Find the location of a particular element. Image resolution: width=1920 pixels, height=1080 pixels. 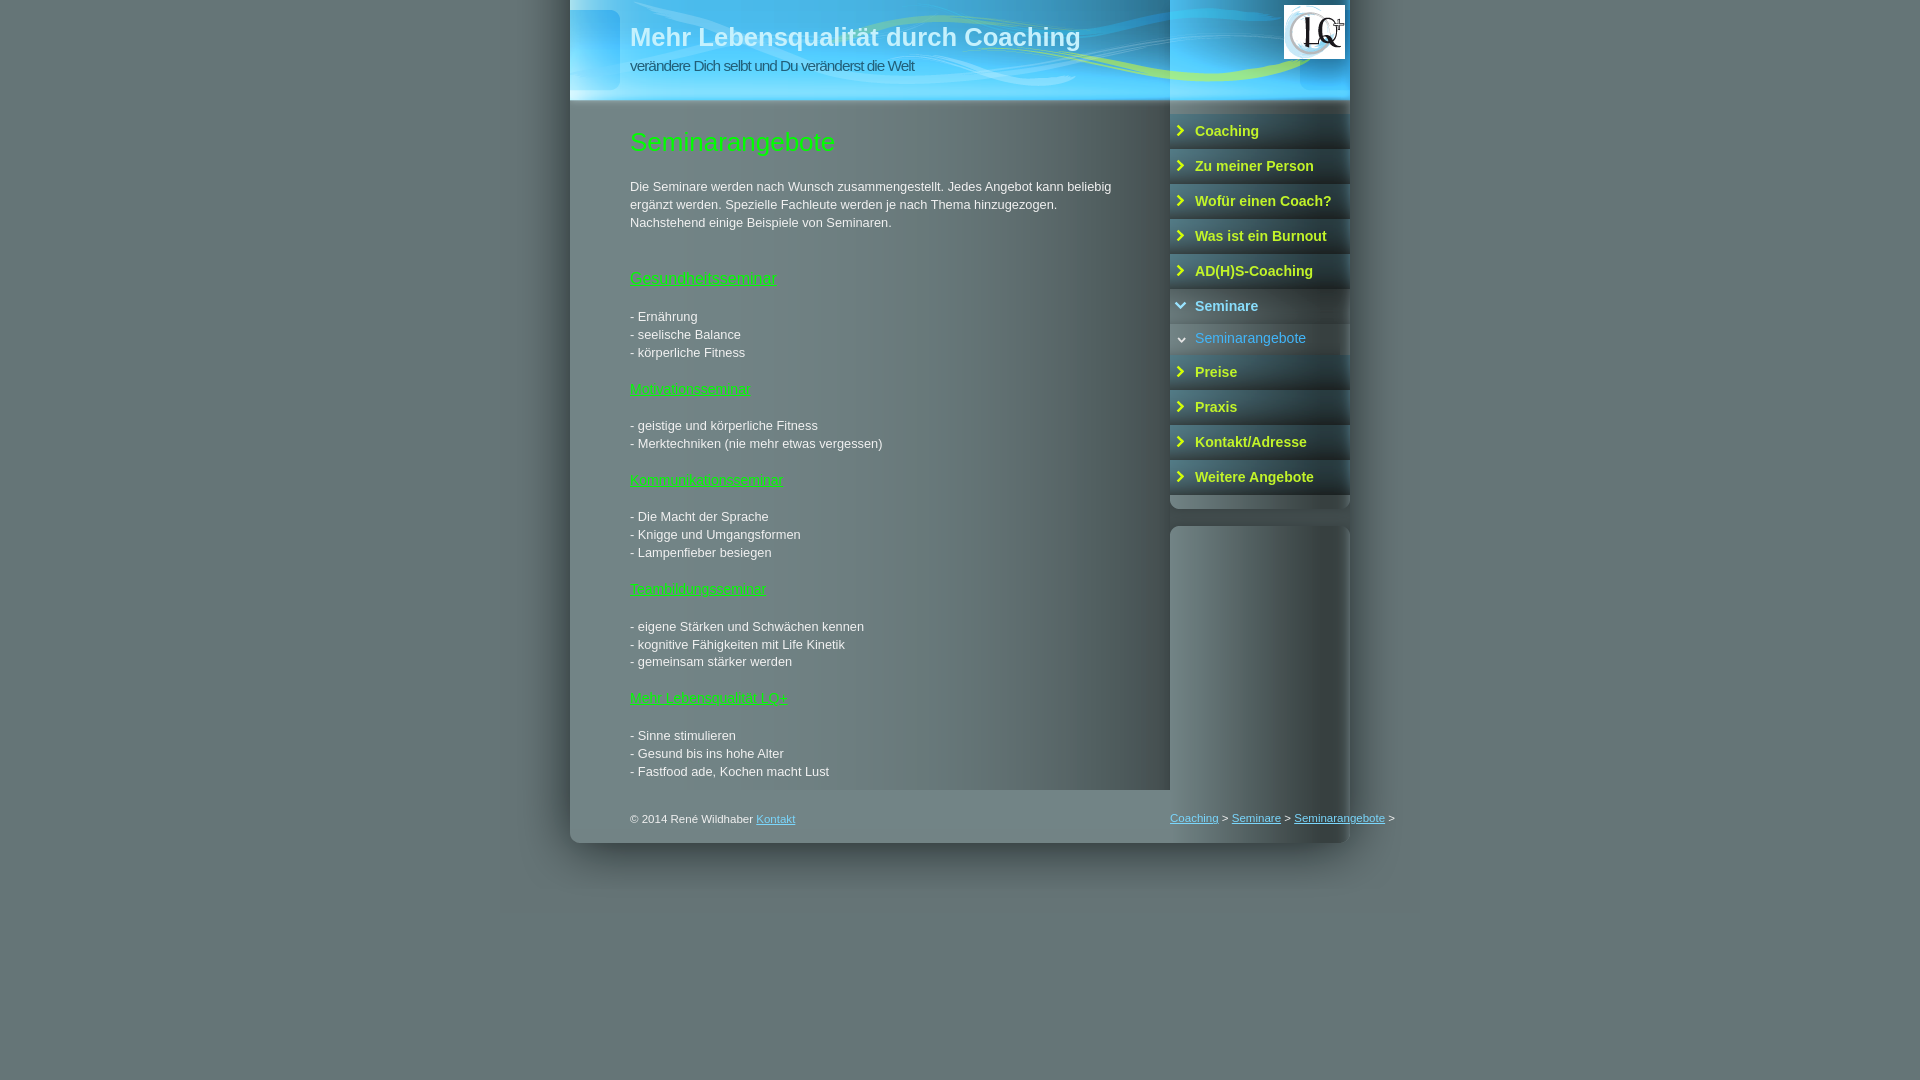

'Weitere Angebote' is located at coordinates (1170, 477).